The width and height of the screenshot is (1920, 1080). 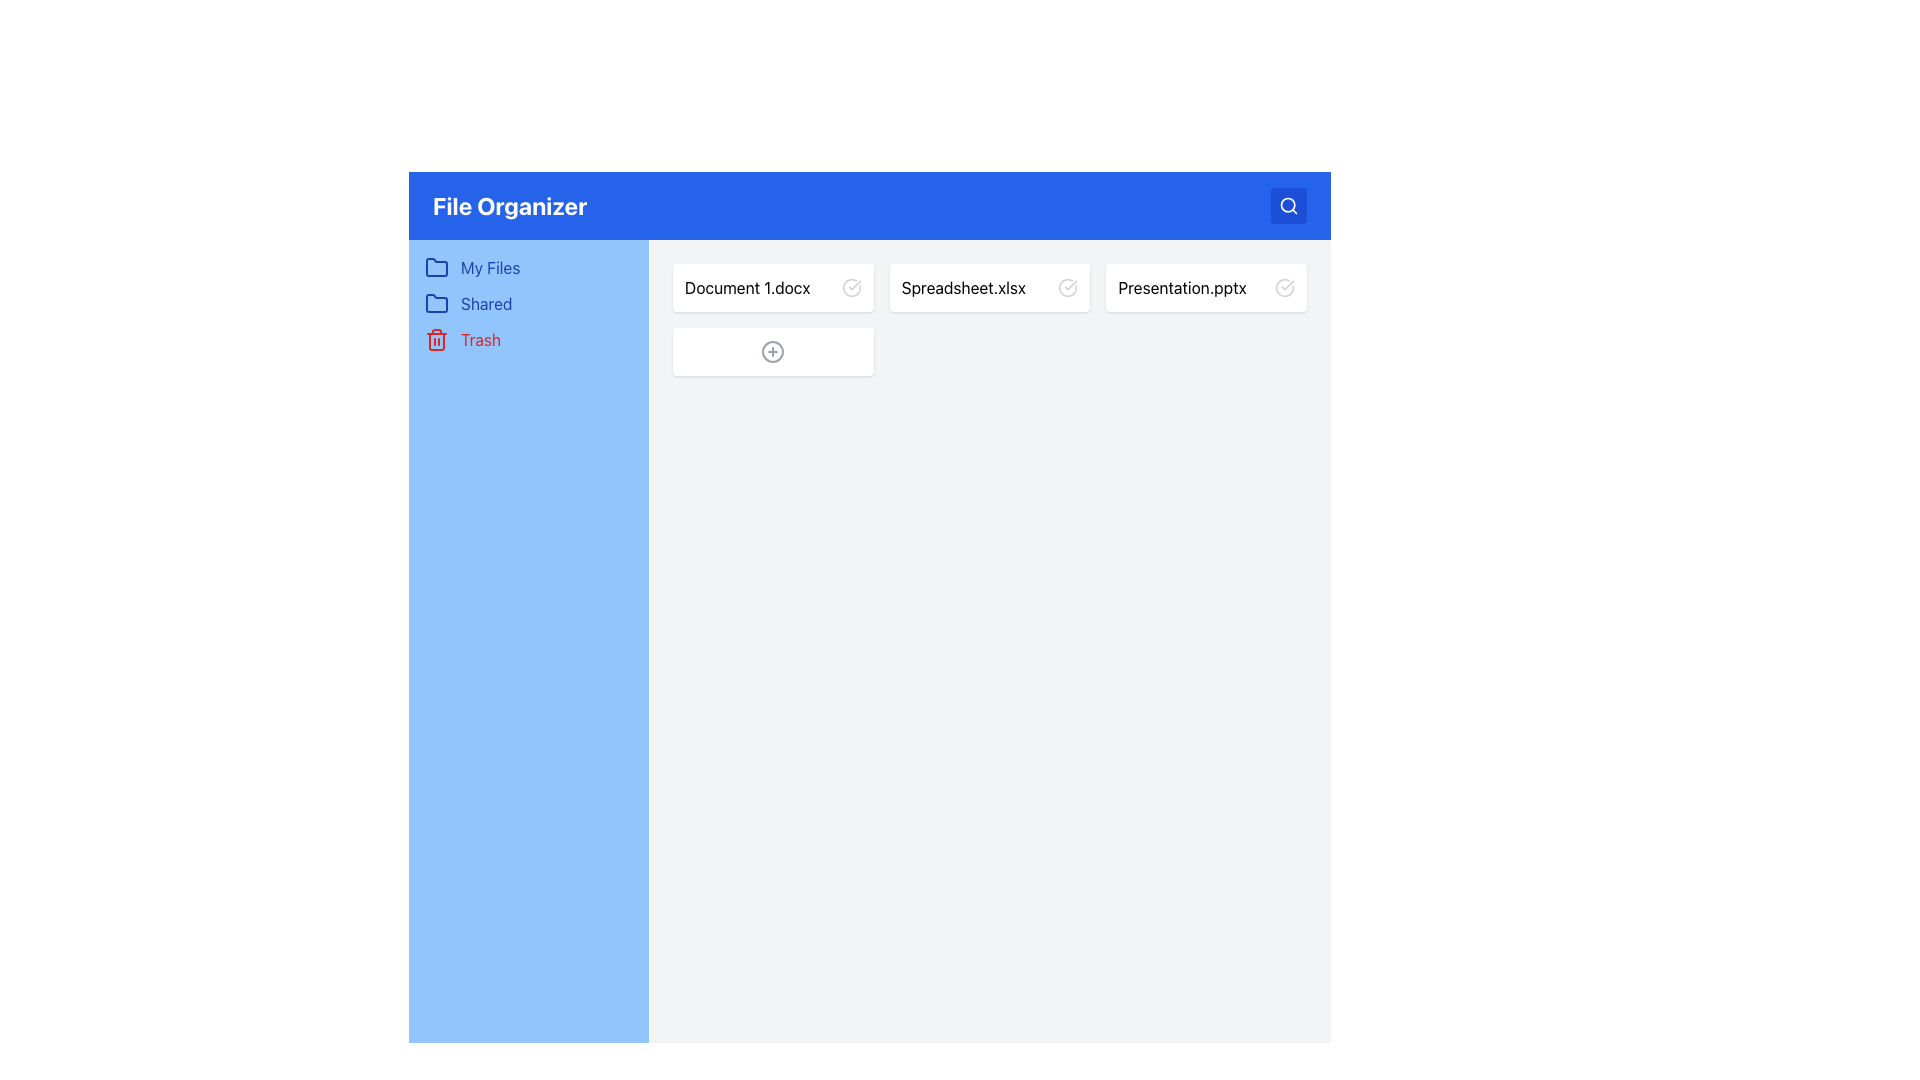 I want to click on the magnifying glass icon located in the top-right corner of the blue header bar, which indicates search functionality, so click(x=1288, y=205).